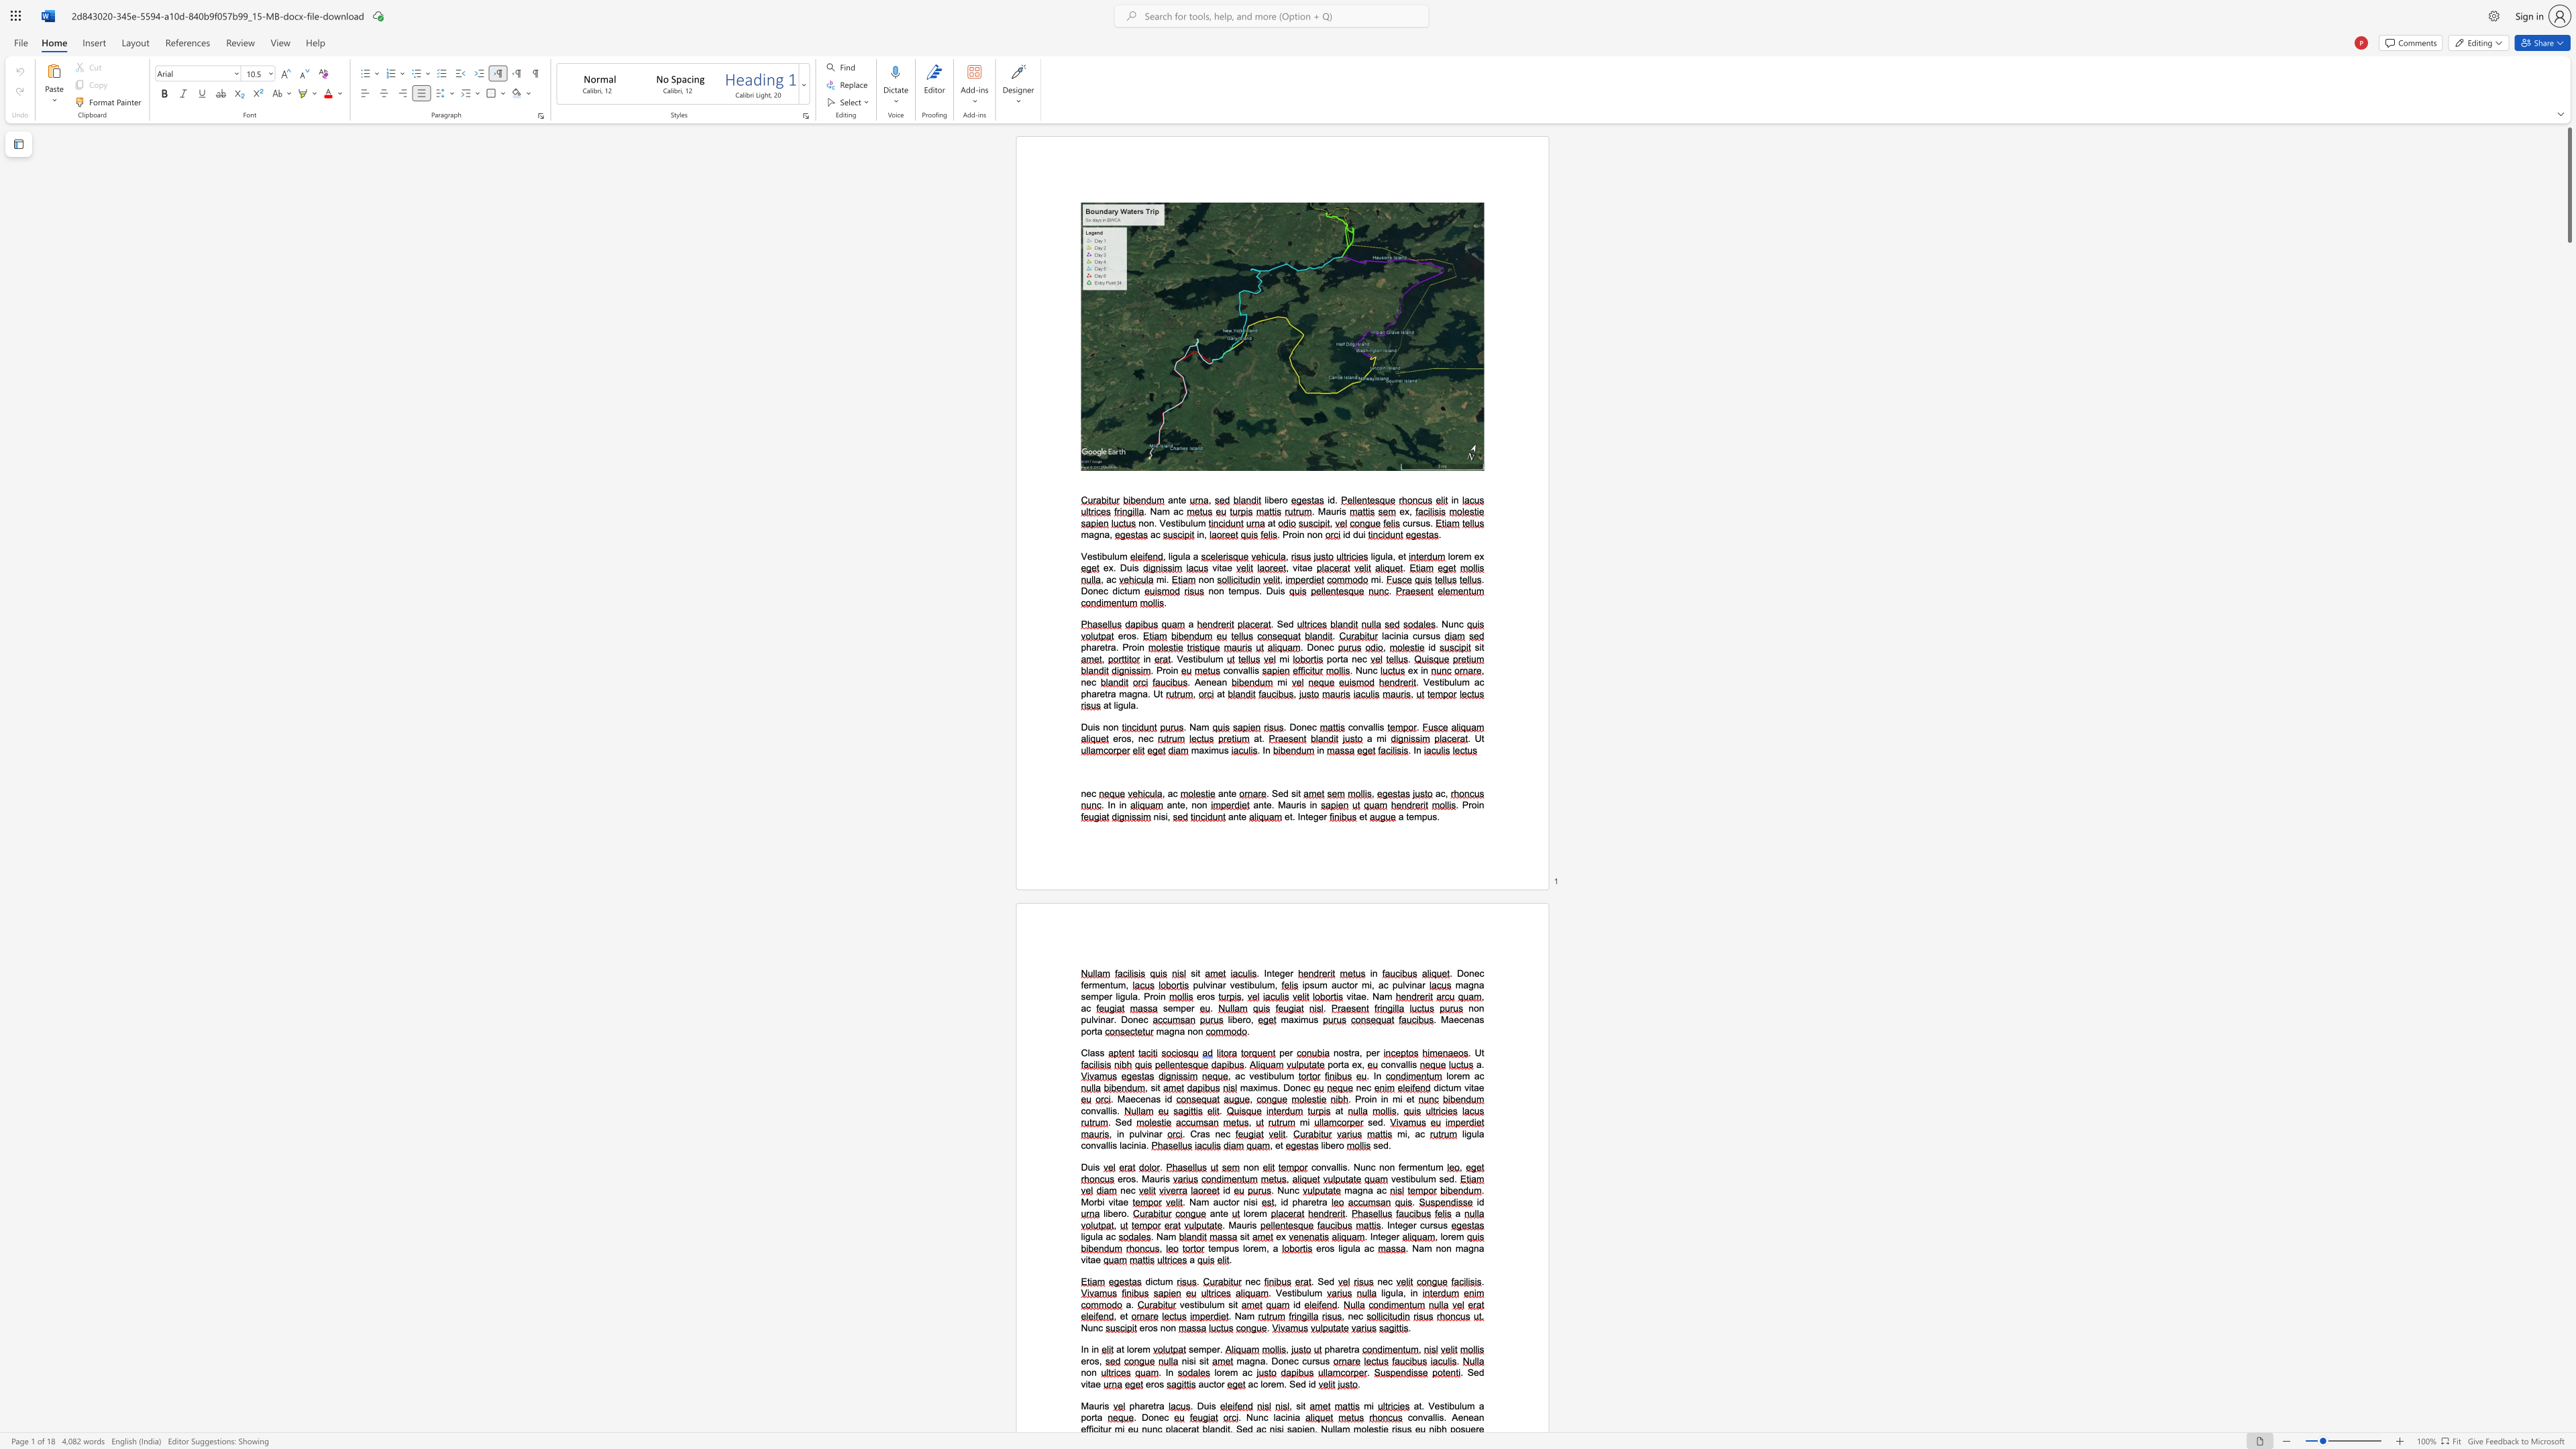 The height and width of the screenshot is (1449, 2576). I want to click on the 2th character "u" in the text, so click(1311, 1293).